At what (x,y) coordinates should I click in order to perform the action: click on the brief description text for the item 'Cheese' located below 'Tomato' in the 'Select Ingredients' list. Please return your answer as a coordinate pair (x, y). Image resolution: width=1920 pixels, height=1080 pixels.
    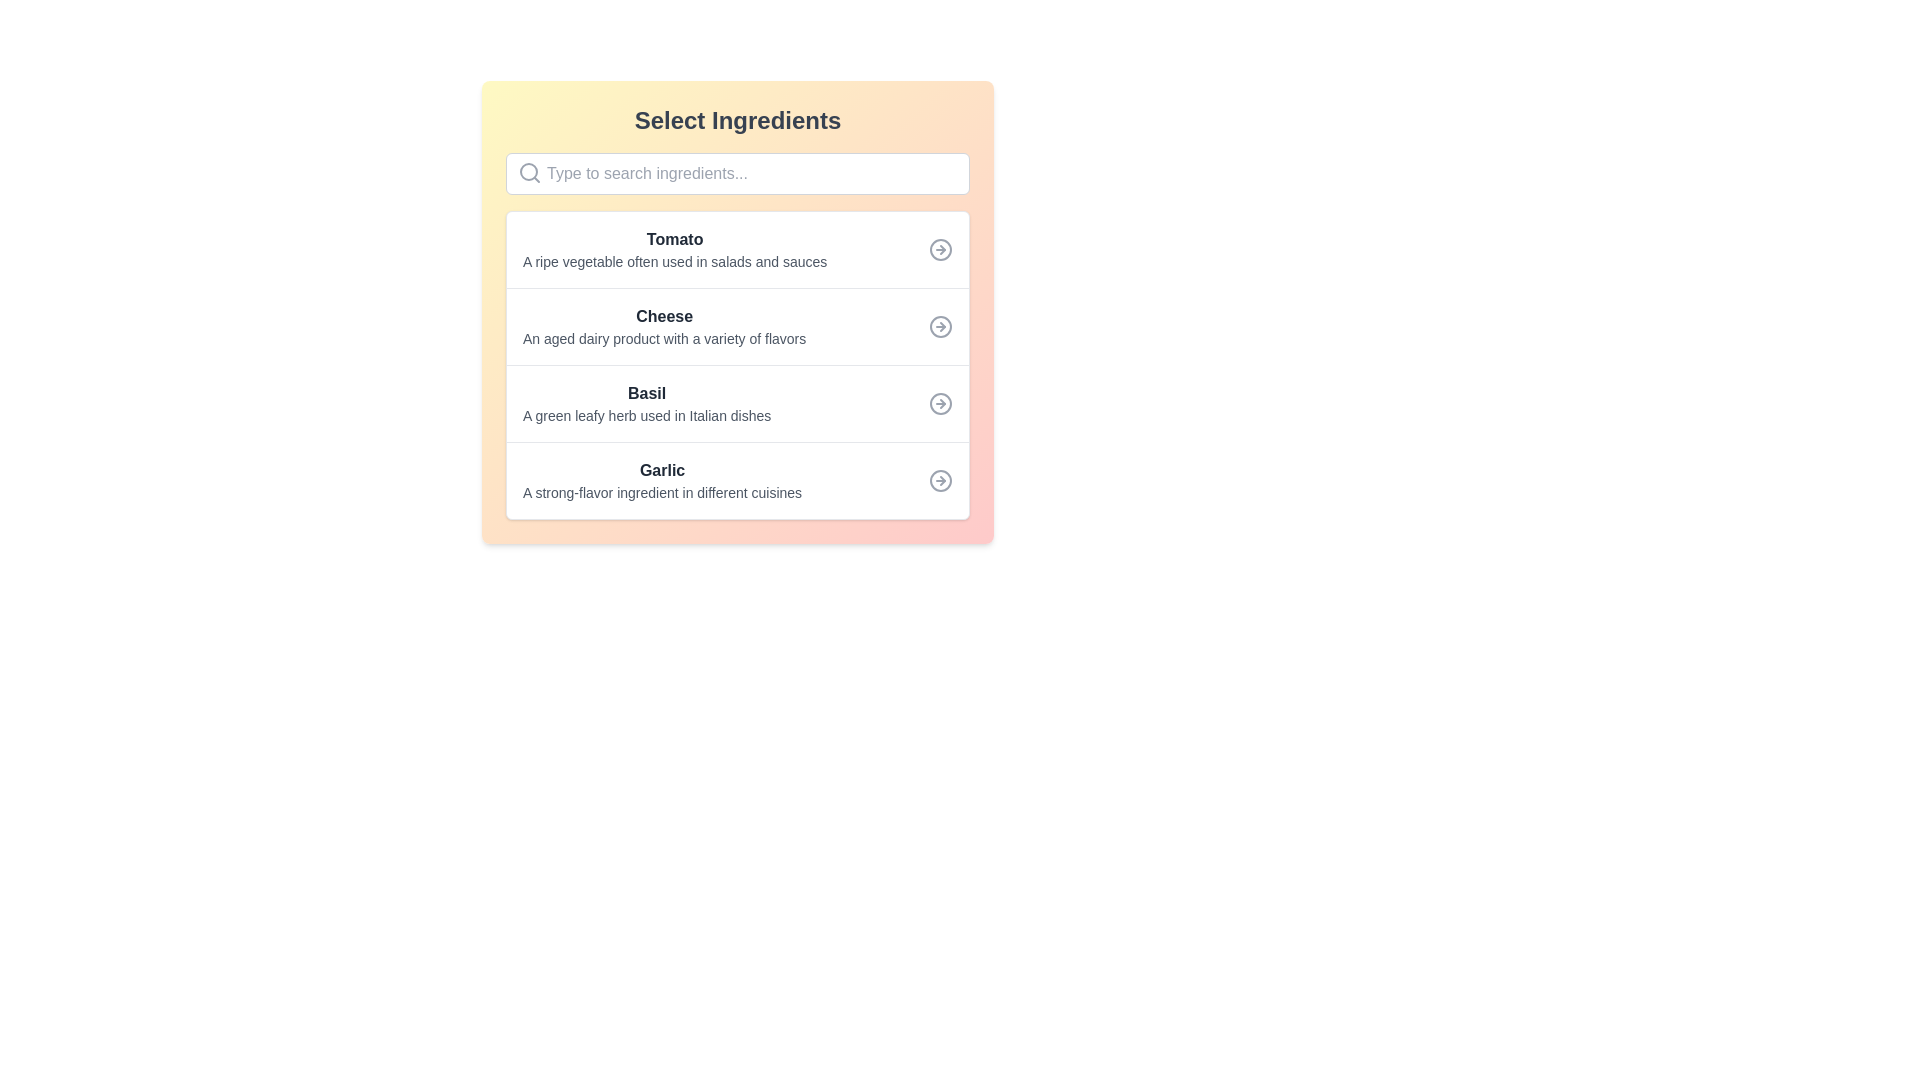
    Looking at the image, I should click on (664, 338).